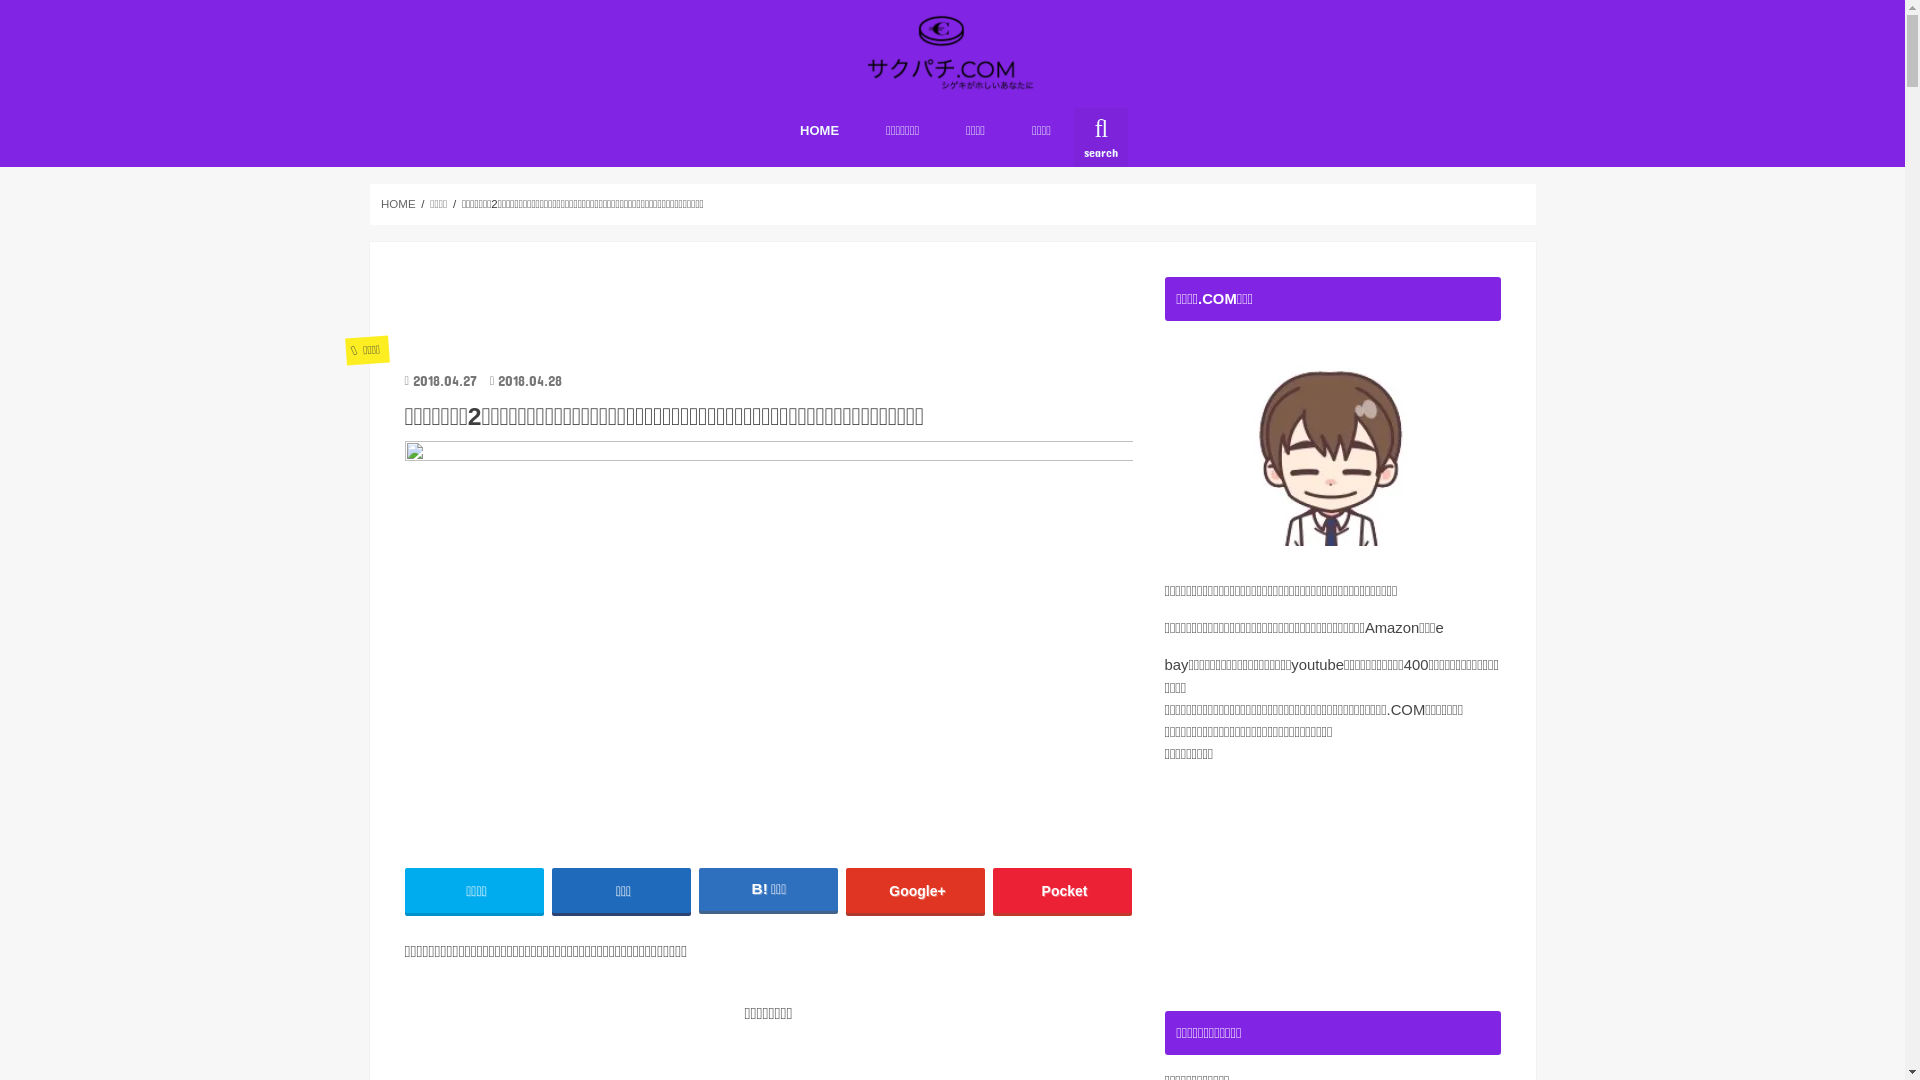 This screenshot has width=1920, height=1080. Describe the element at coordinates (1099, 136) in the screenshot. I see `'search'` at that location.